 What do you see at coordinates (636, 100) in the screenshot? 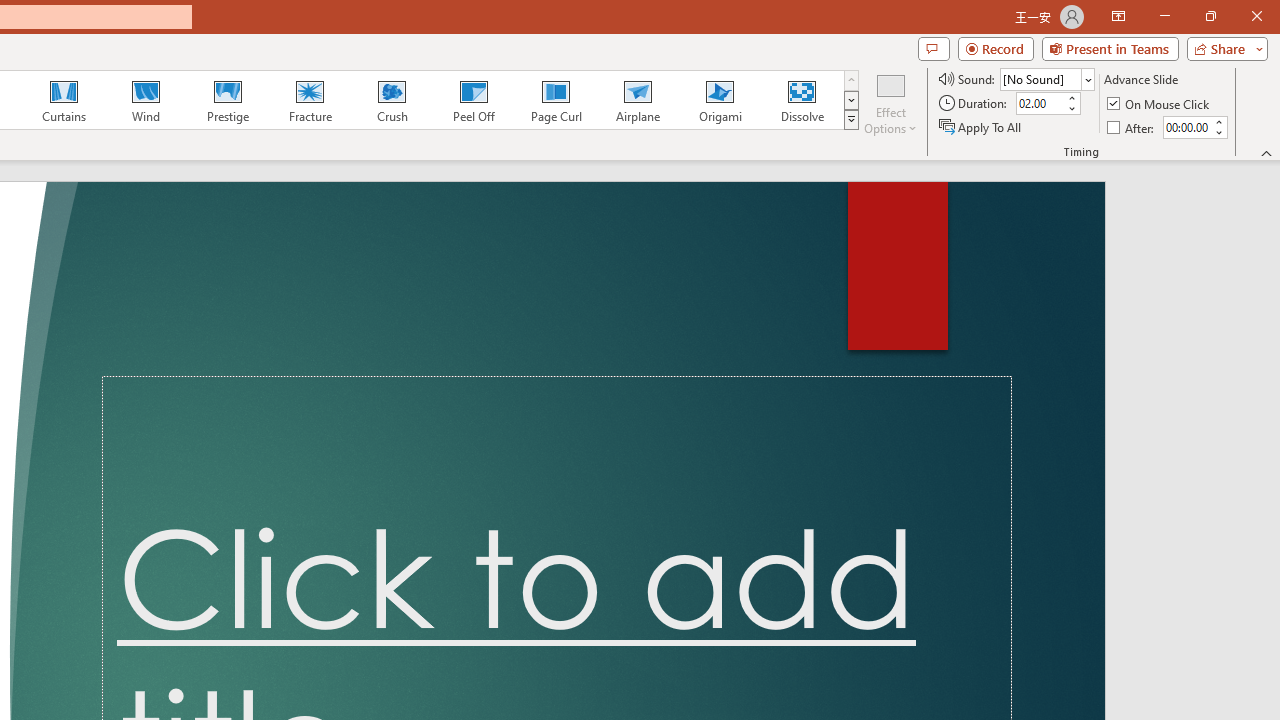
I see `'Airplane'` at bounding box center [636, 100].